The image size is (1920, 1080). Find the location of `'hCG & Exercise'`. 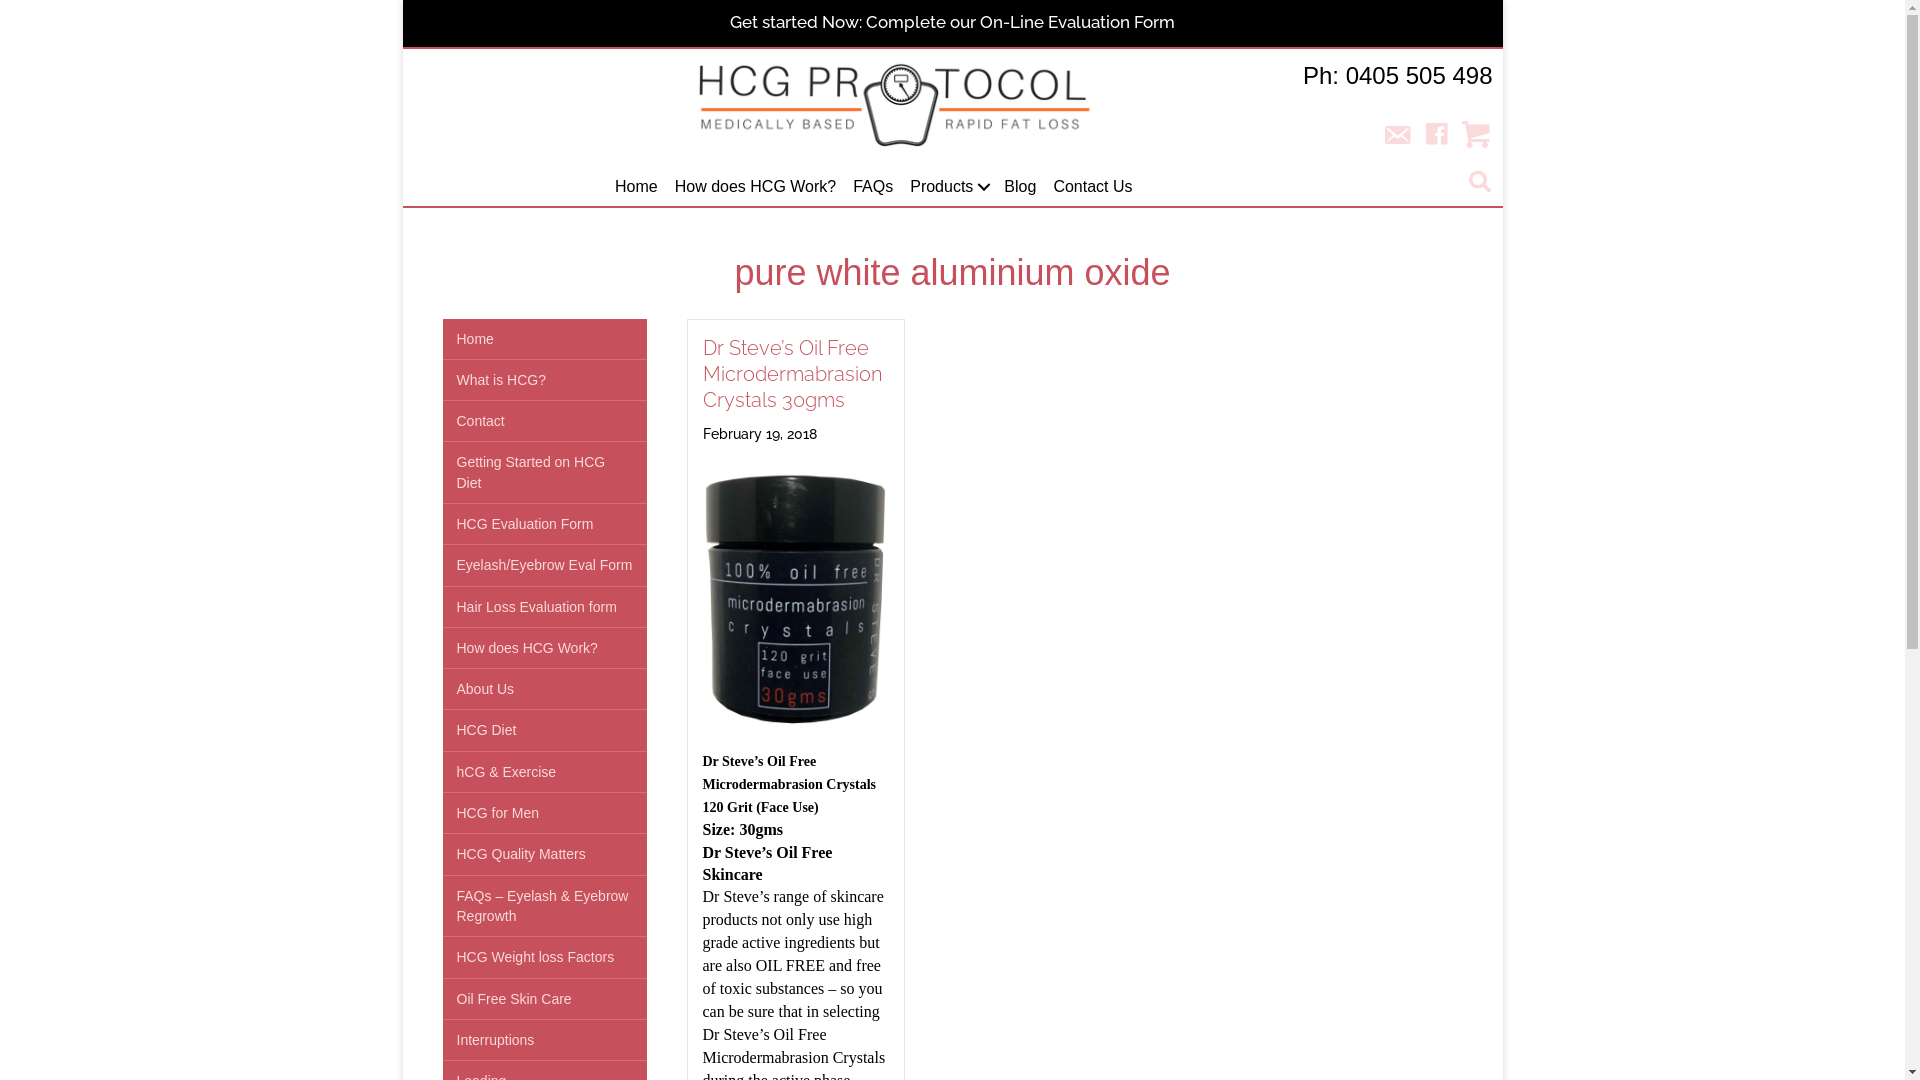

'hCG & Exercise' is located at coordinates (440, 770).